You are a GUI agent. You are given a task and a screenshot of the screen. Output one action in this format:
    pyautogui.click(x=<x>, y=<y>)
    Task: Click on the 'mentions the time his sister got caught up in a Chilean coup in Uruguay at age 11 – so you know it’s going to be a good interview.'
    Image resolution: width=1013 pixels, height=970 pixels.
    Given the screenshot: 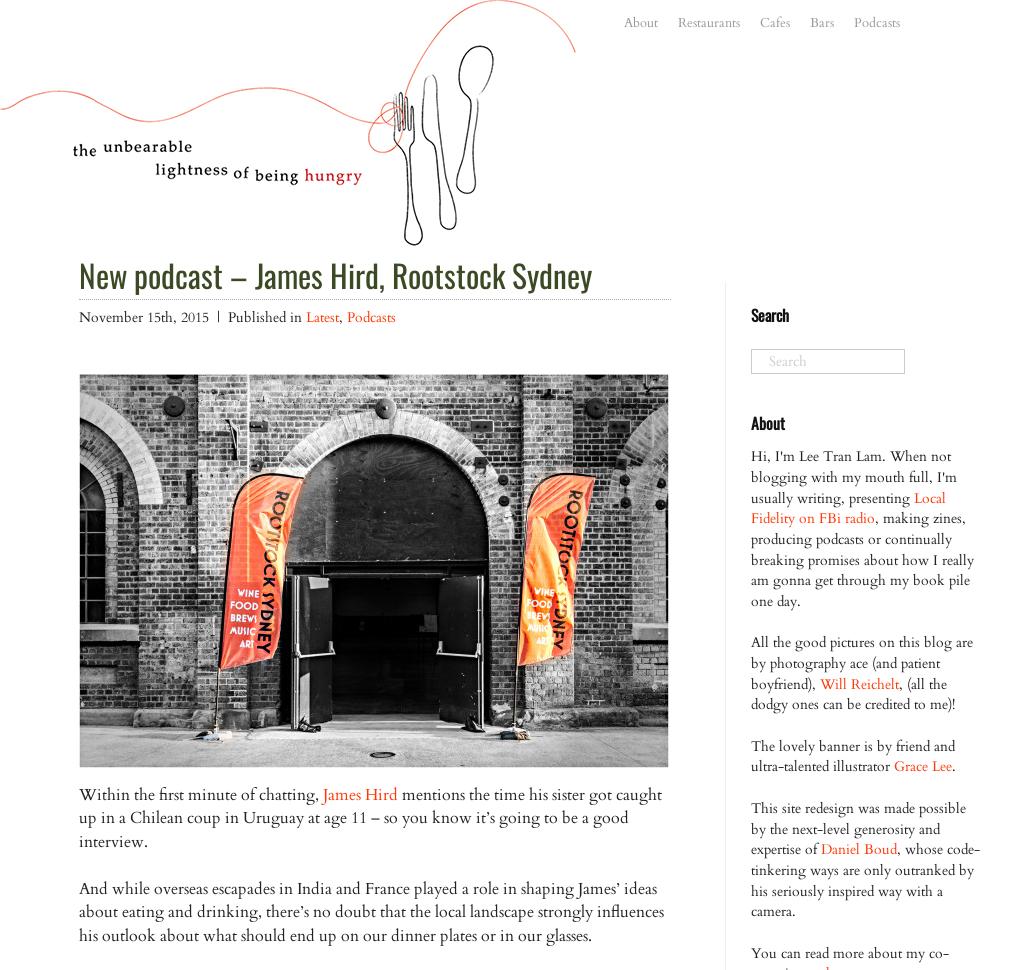 What is the action you would take?
    pyautogui.click(x=370, y=817)
    